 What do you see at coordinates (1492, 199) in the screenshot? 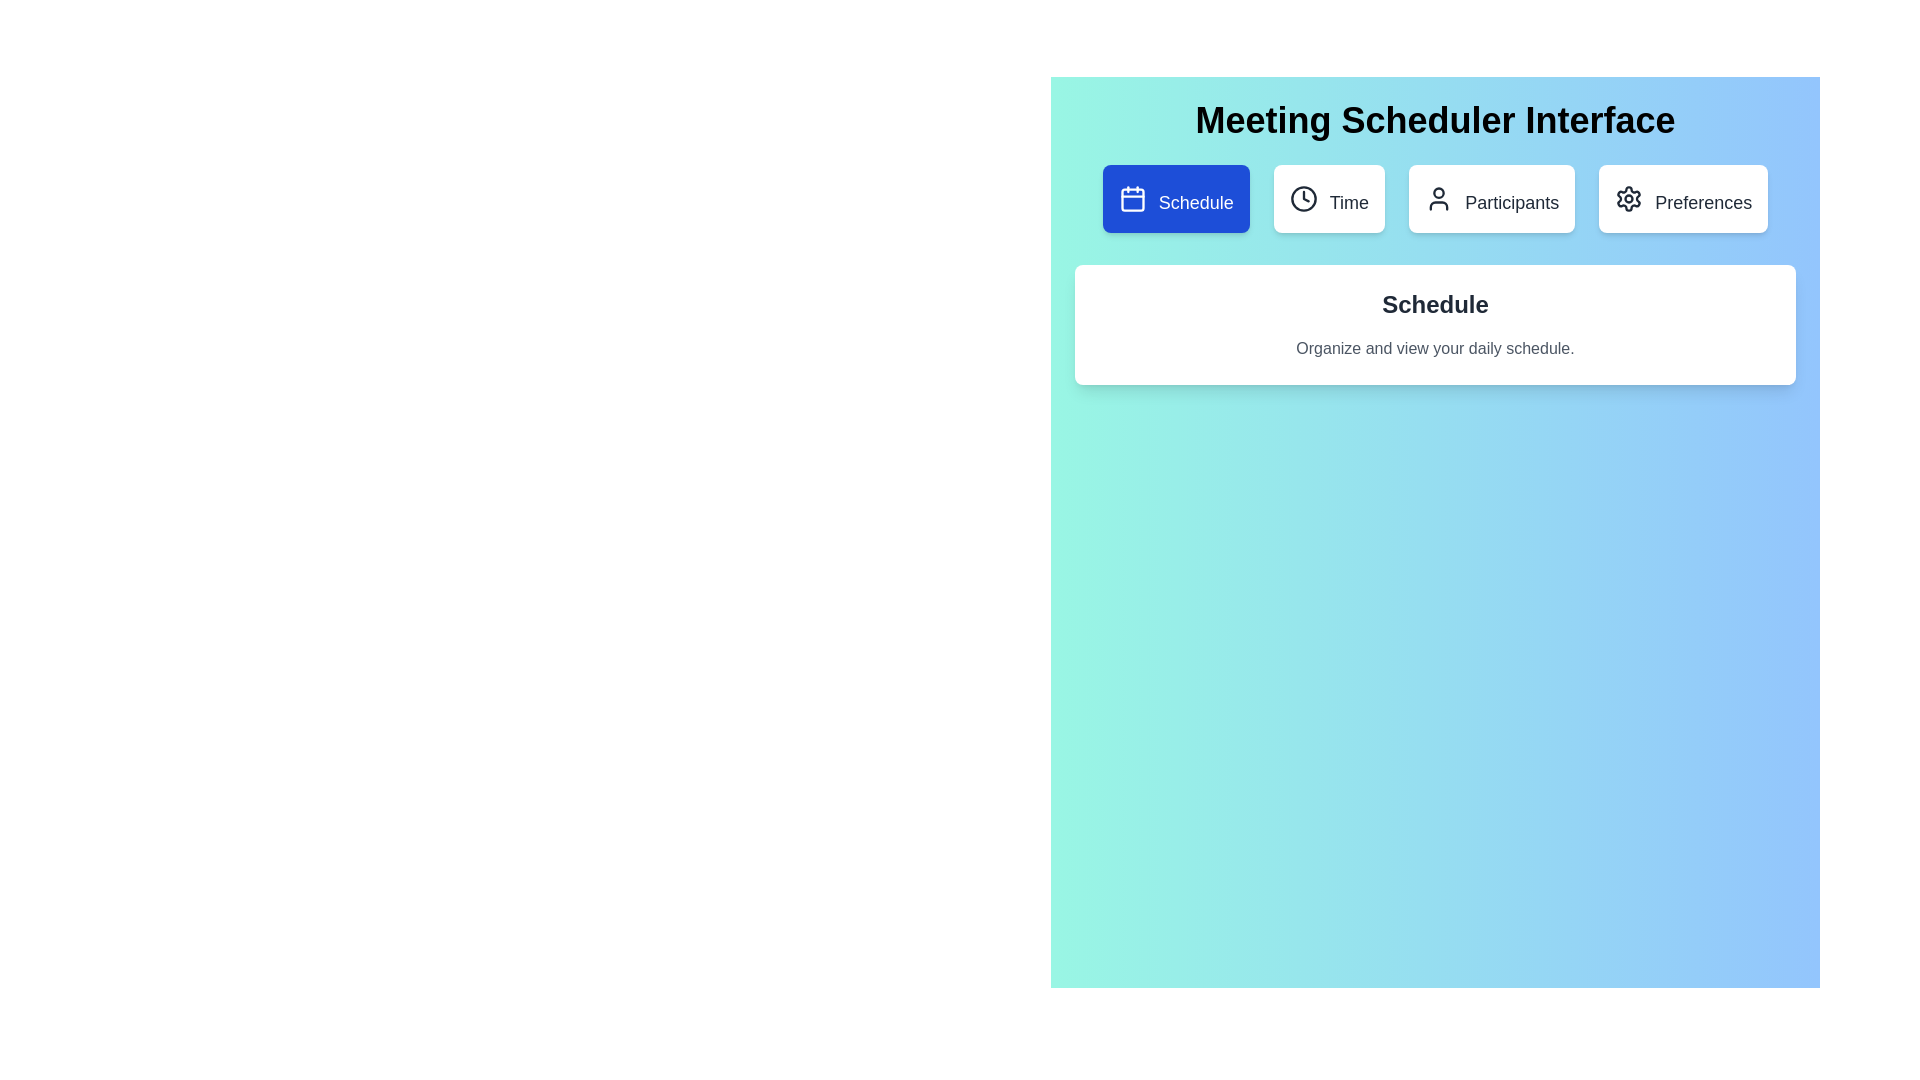
I see `the 'Participants' button` at bounding box center [1492, 199].